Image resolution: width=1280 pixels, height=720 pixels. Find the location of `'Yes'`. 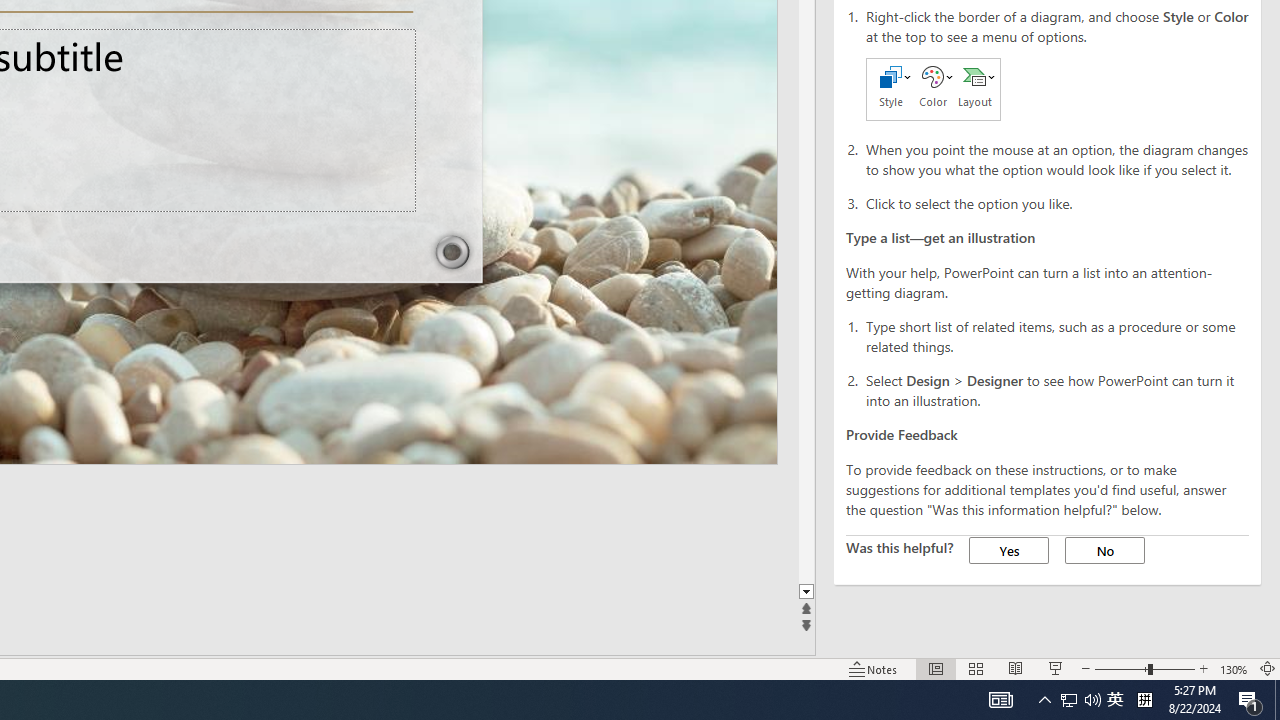

'Yes' is located at coordinates (1009, 550).